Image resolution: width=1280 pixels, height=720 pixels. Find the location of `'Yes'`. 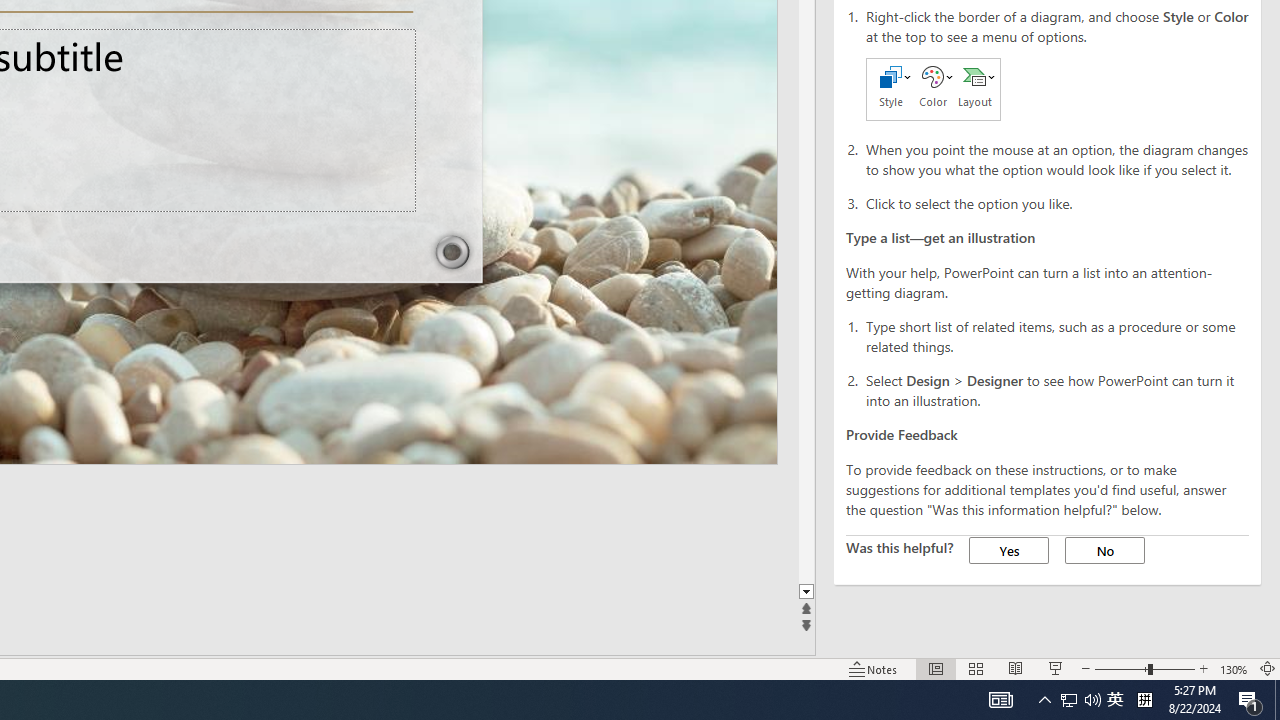

'Yes' is located at coordinates (1009, 550).